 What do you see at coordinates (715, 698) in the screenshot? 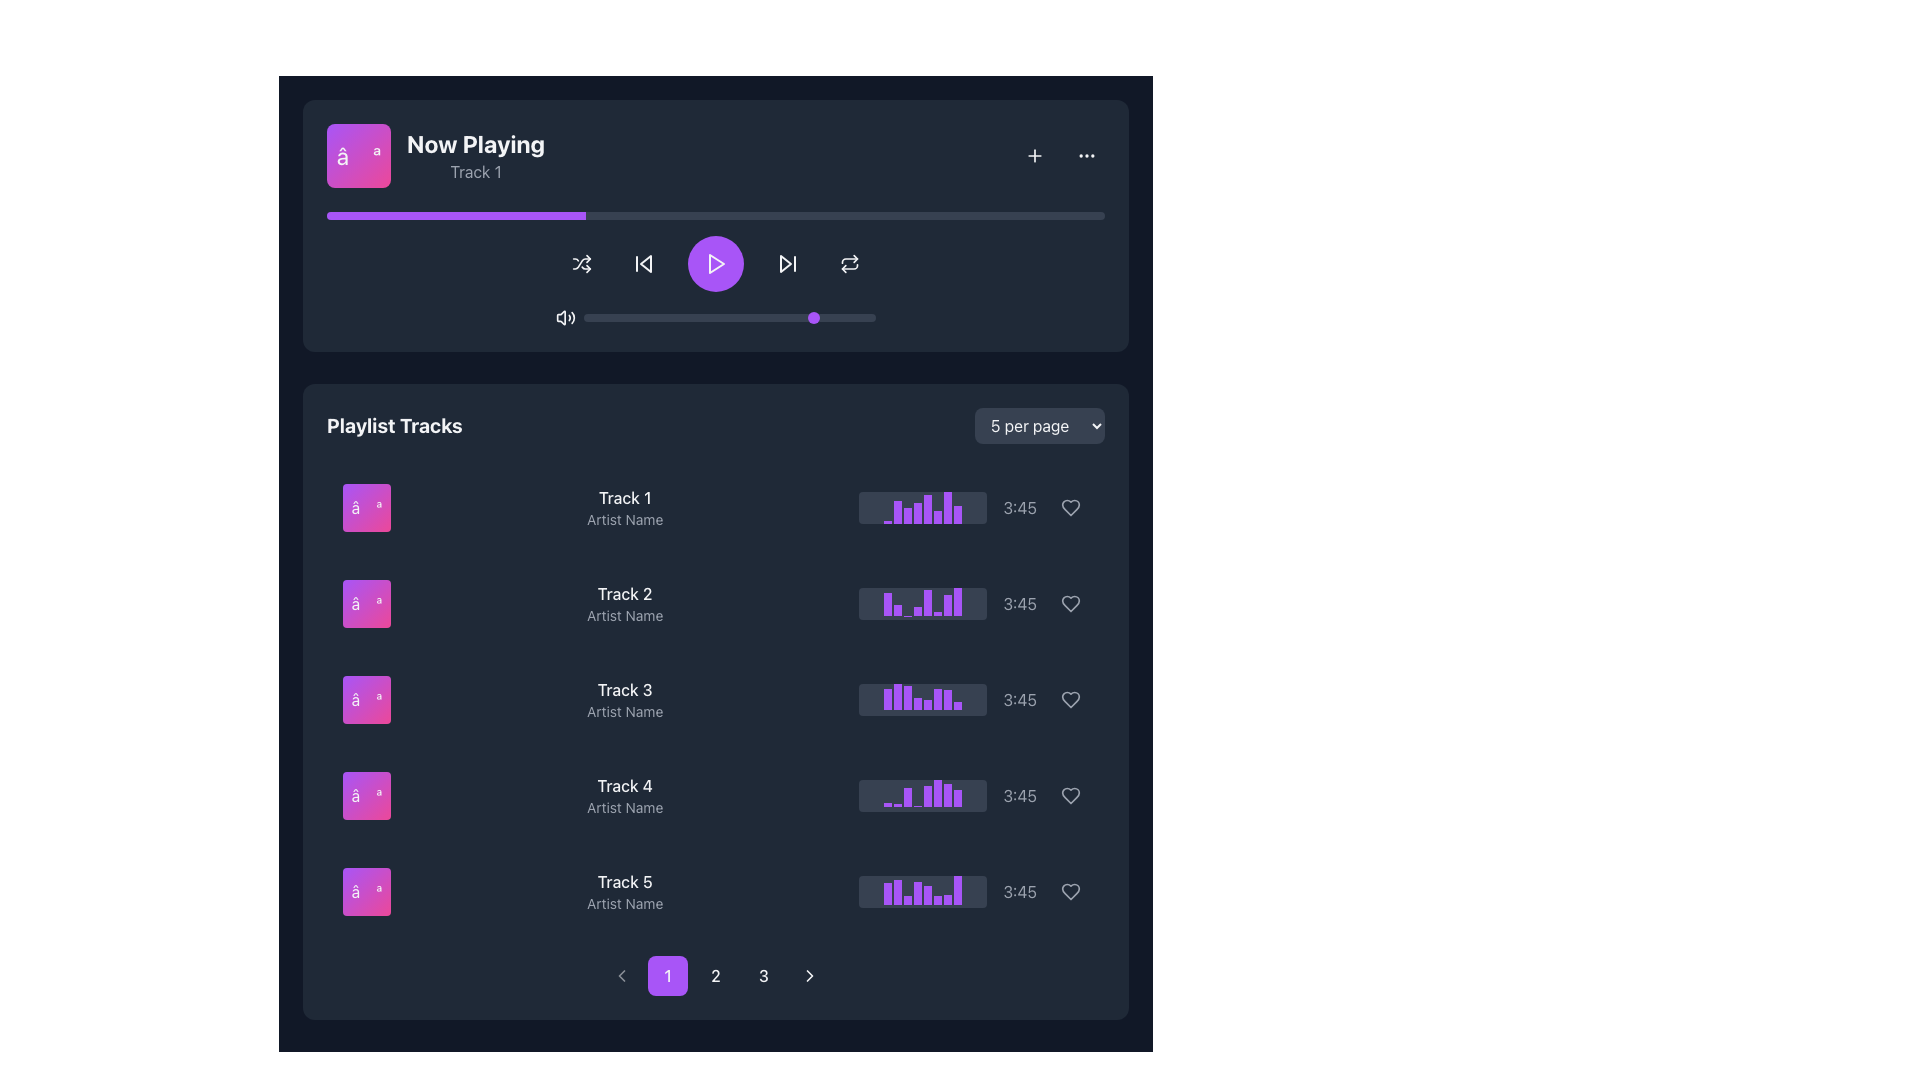
I see `the third track item in the playlist` at bounding box center [715, 698].